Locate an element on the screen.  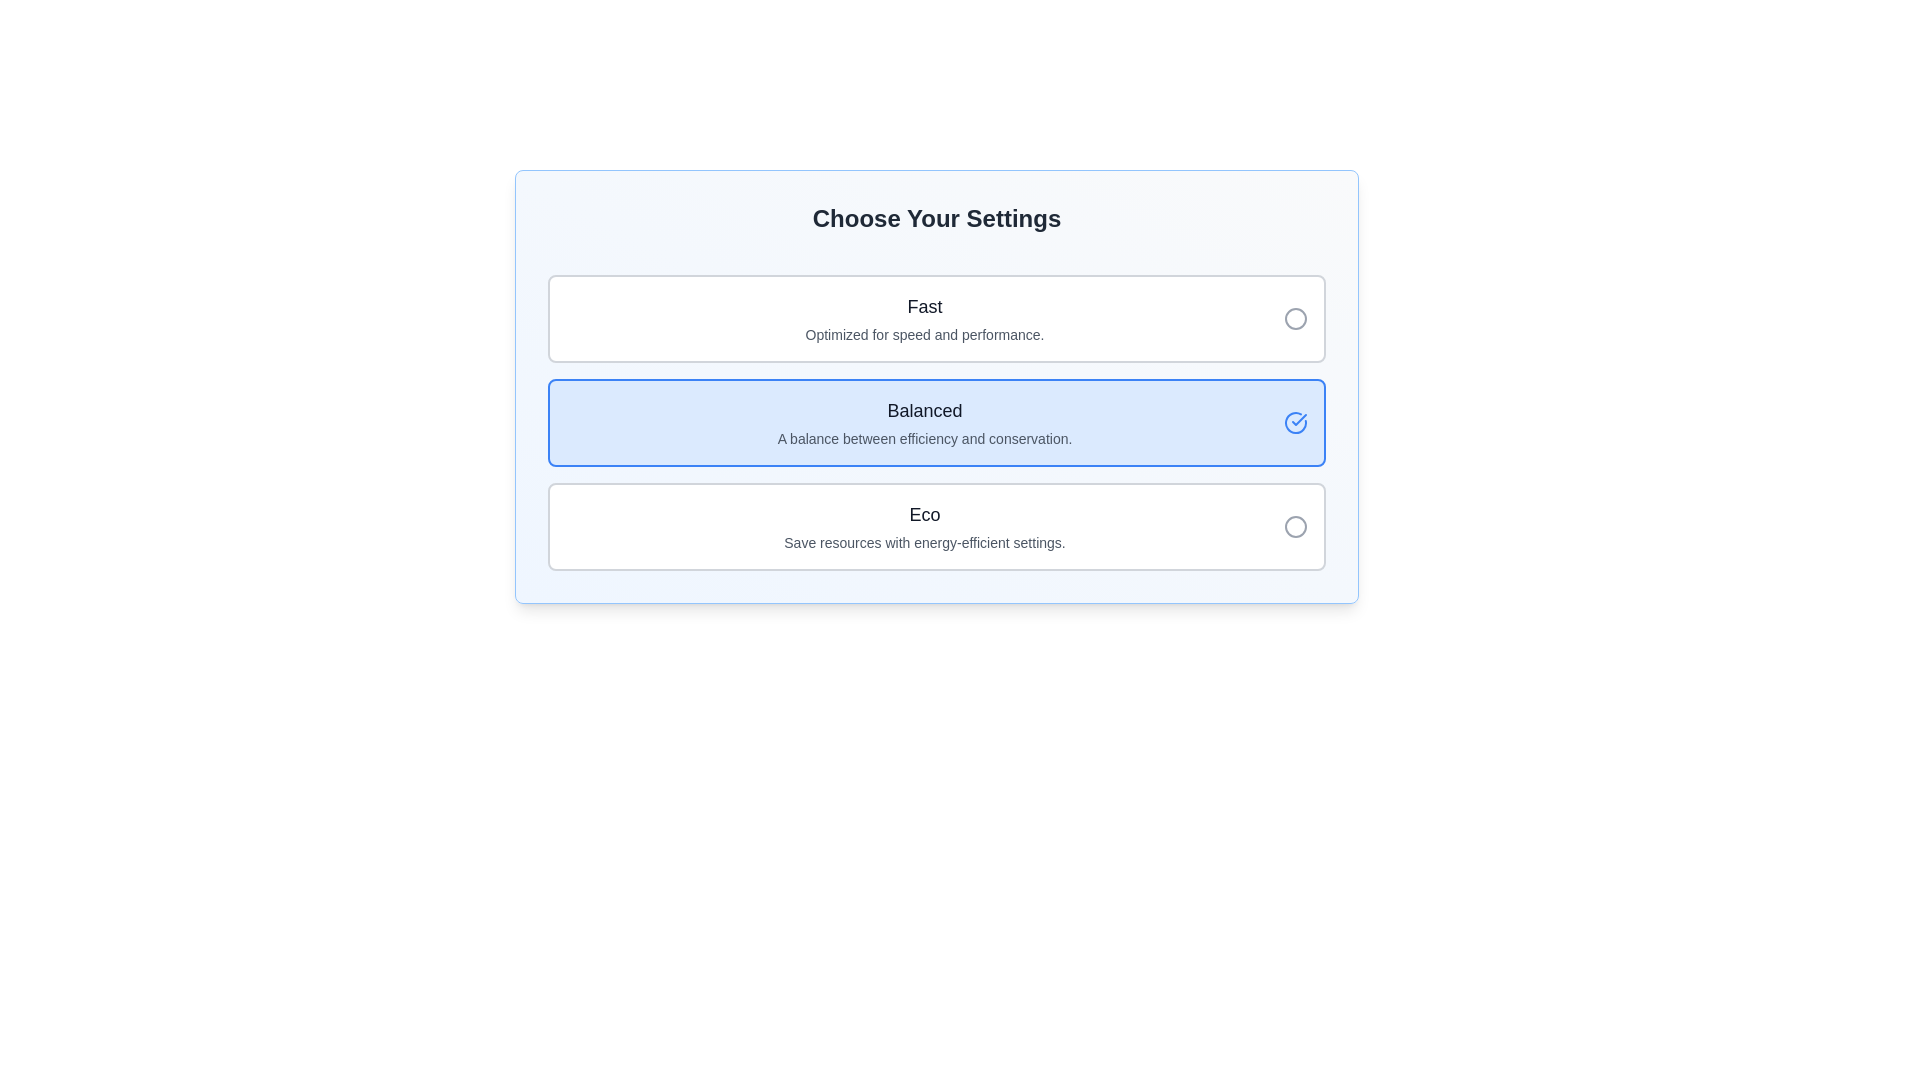
the selectable option labeled 'Balanced' in the configuration interface is located at coordinates (924, 422).